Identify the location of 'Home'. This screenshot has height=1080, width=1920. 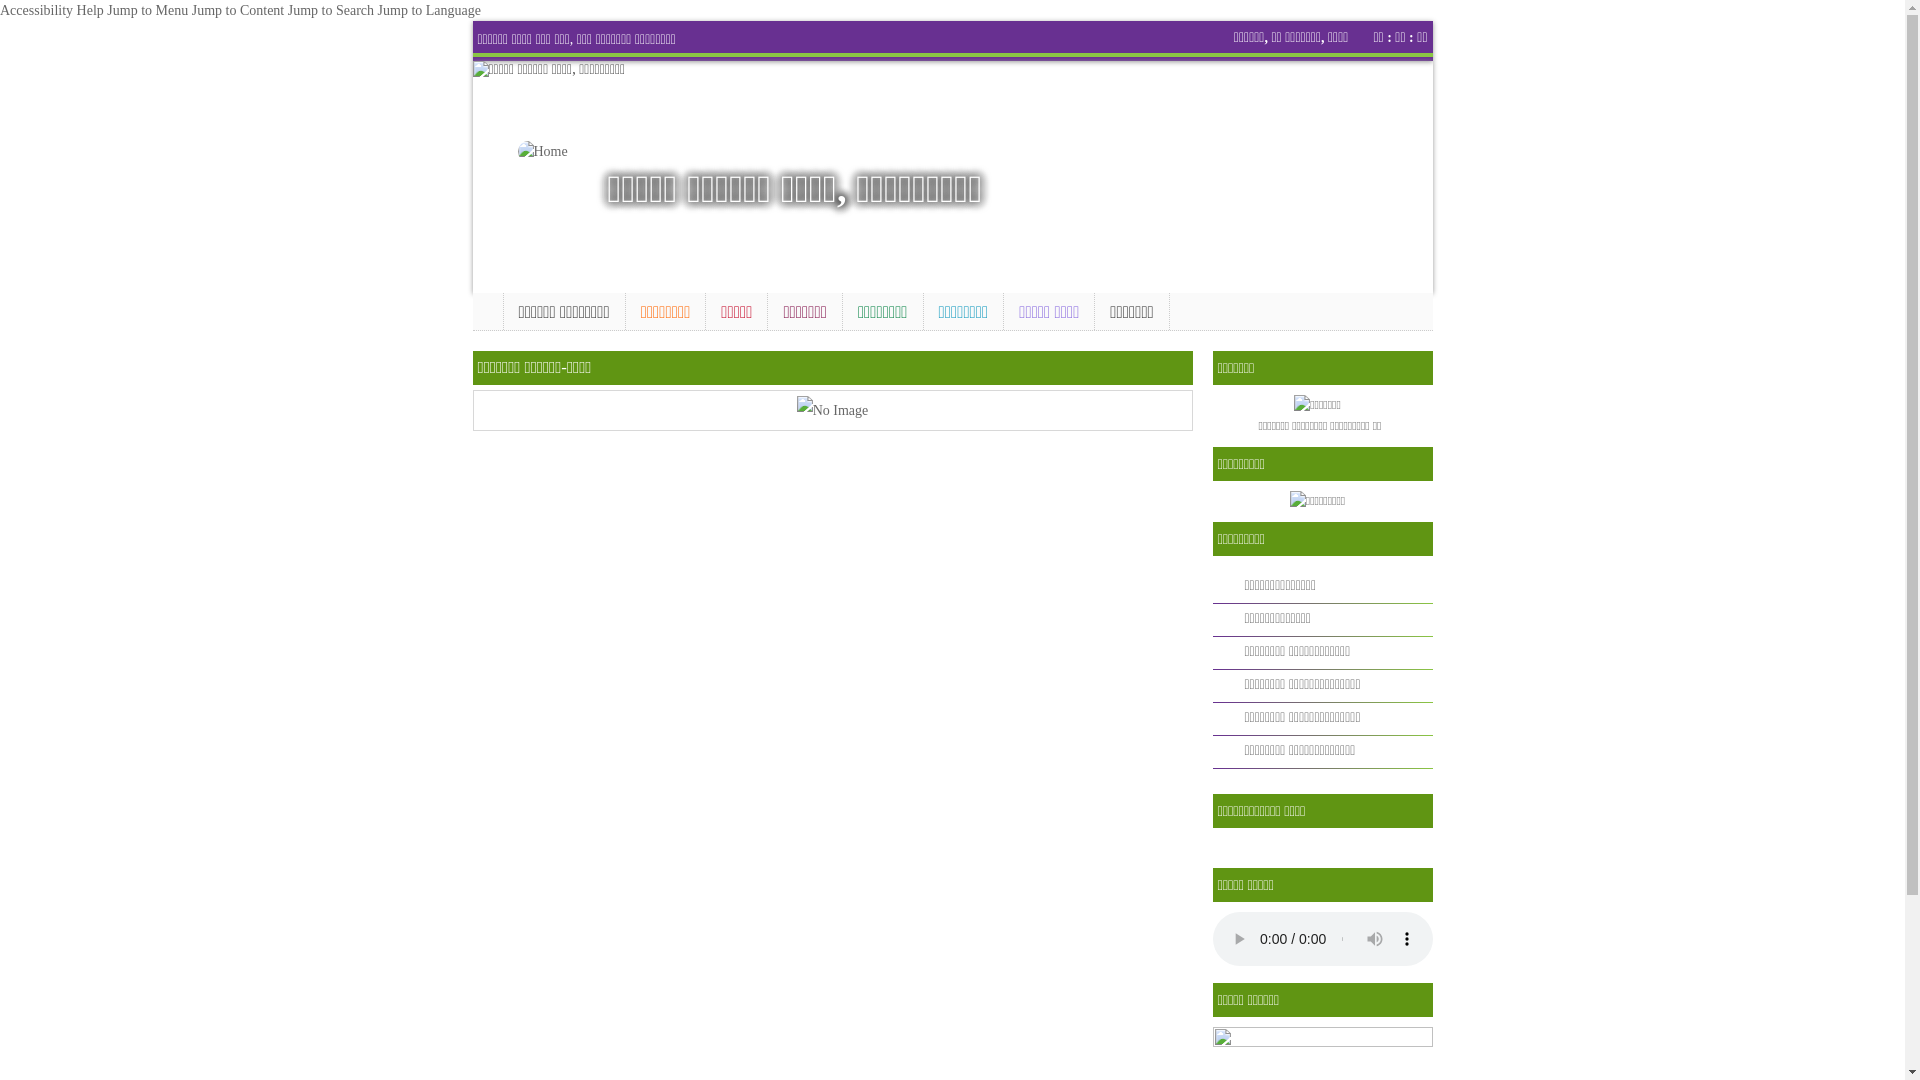
(518, 150).